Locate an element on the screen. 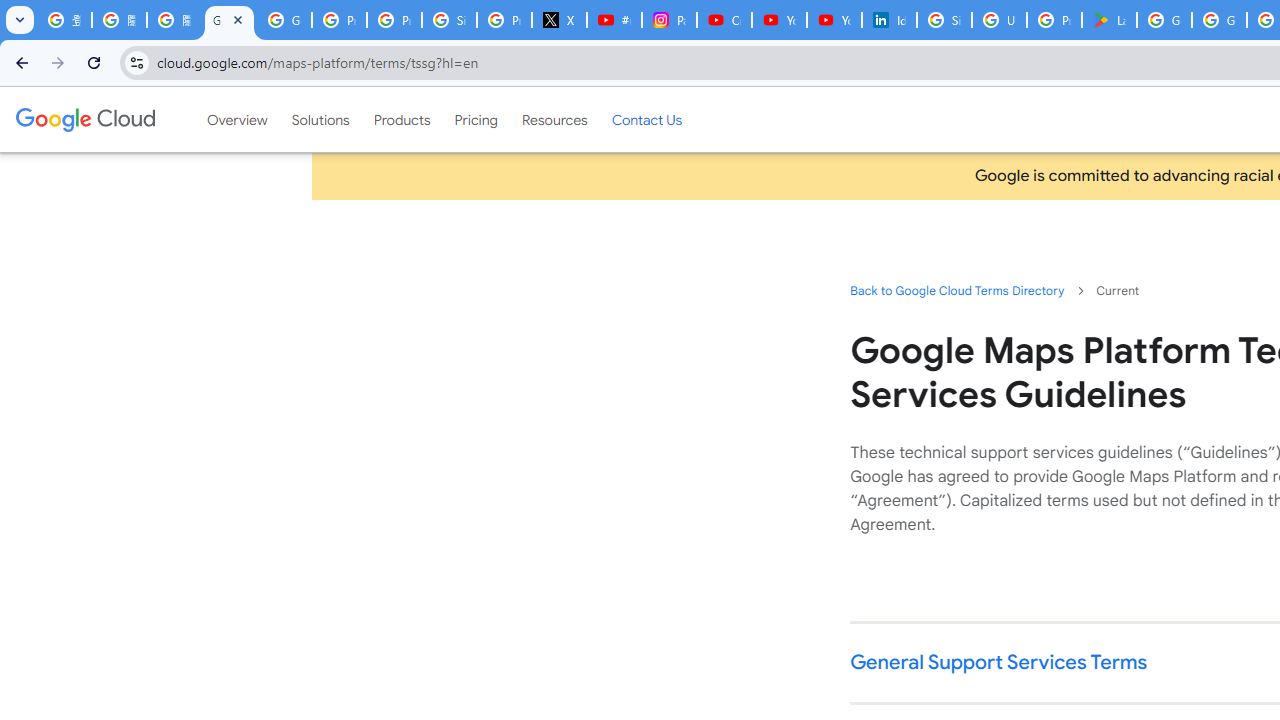 The width and height of the screenshot is (1280, 720). 'Overview' is located at coordinates (237, 119).